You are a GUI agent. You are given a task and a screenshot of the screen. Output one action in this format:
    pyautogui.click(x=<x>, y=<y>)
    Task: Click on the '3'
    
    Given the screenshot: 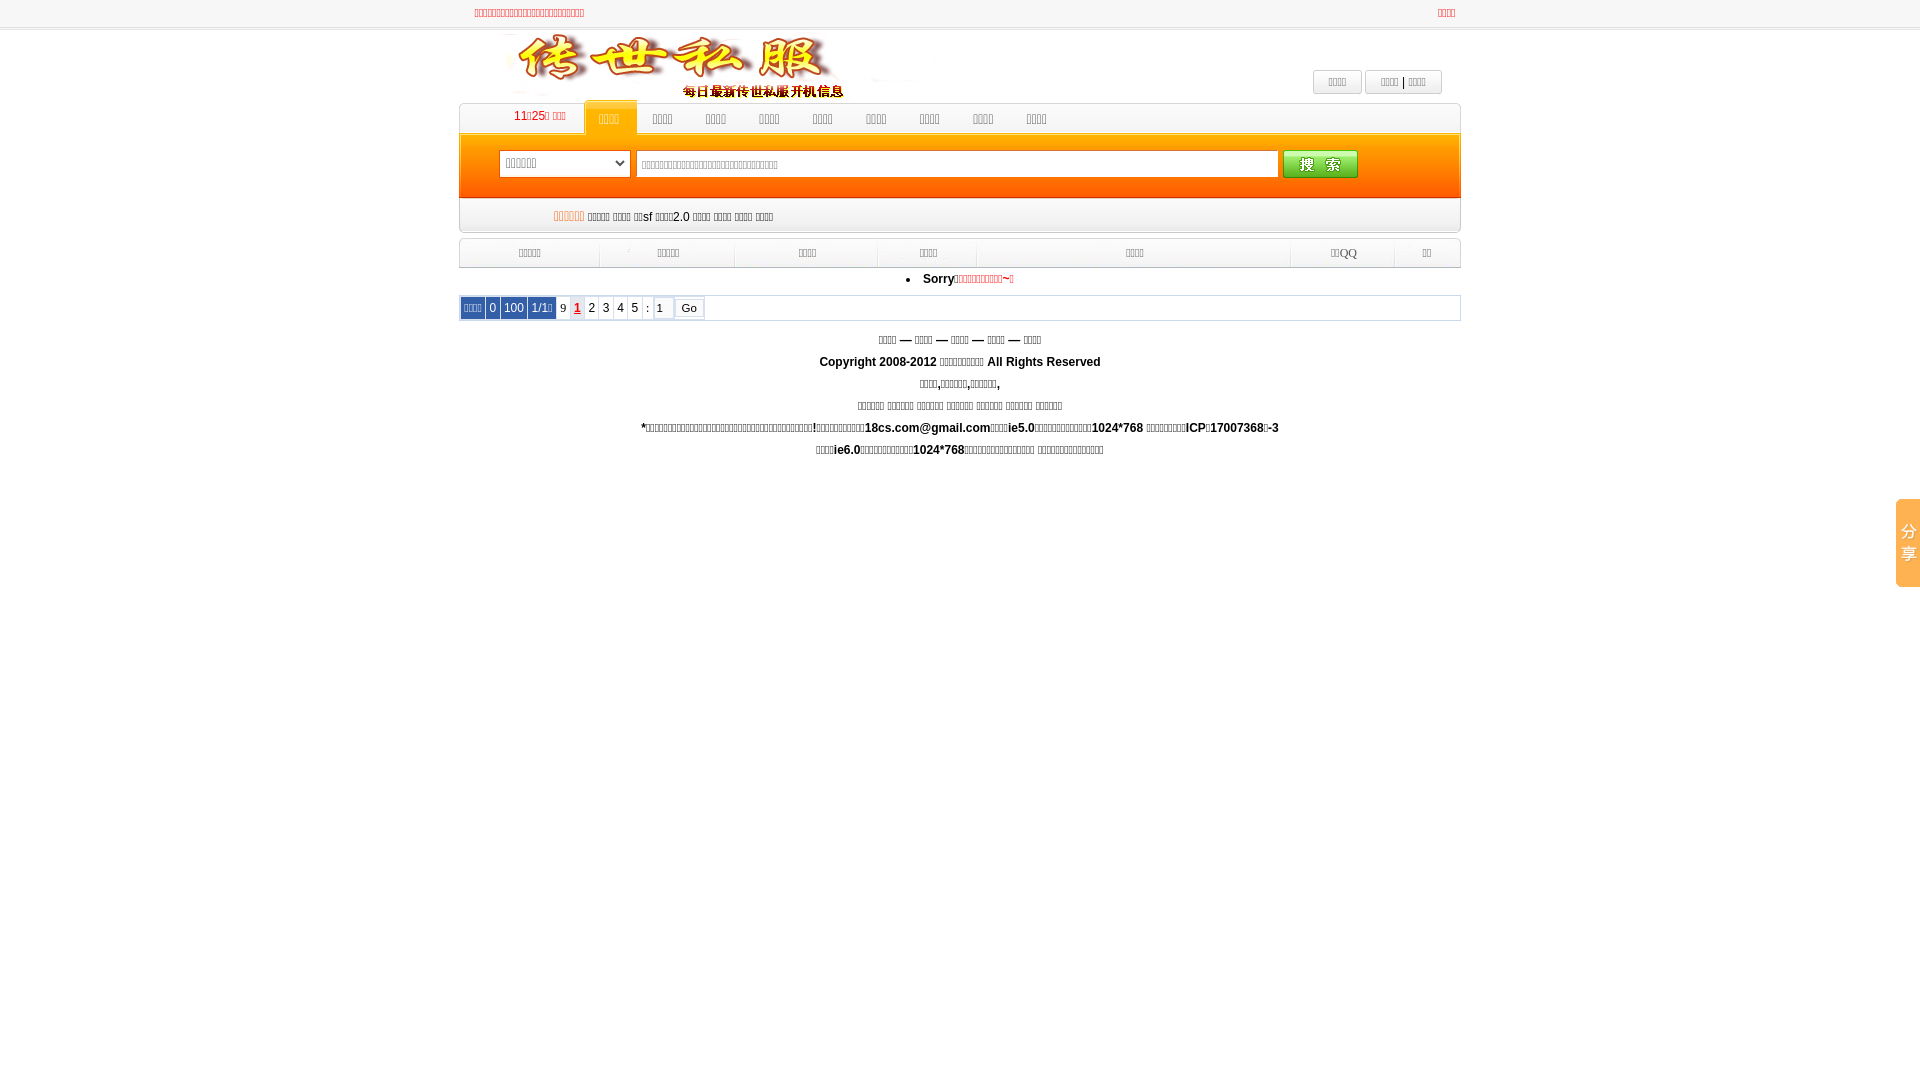 What is the action you would take?
    pyautogui.click(x=602, y=308)
    